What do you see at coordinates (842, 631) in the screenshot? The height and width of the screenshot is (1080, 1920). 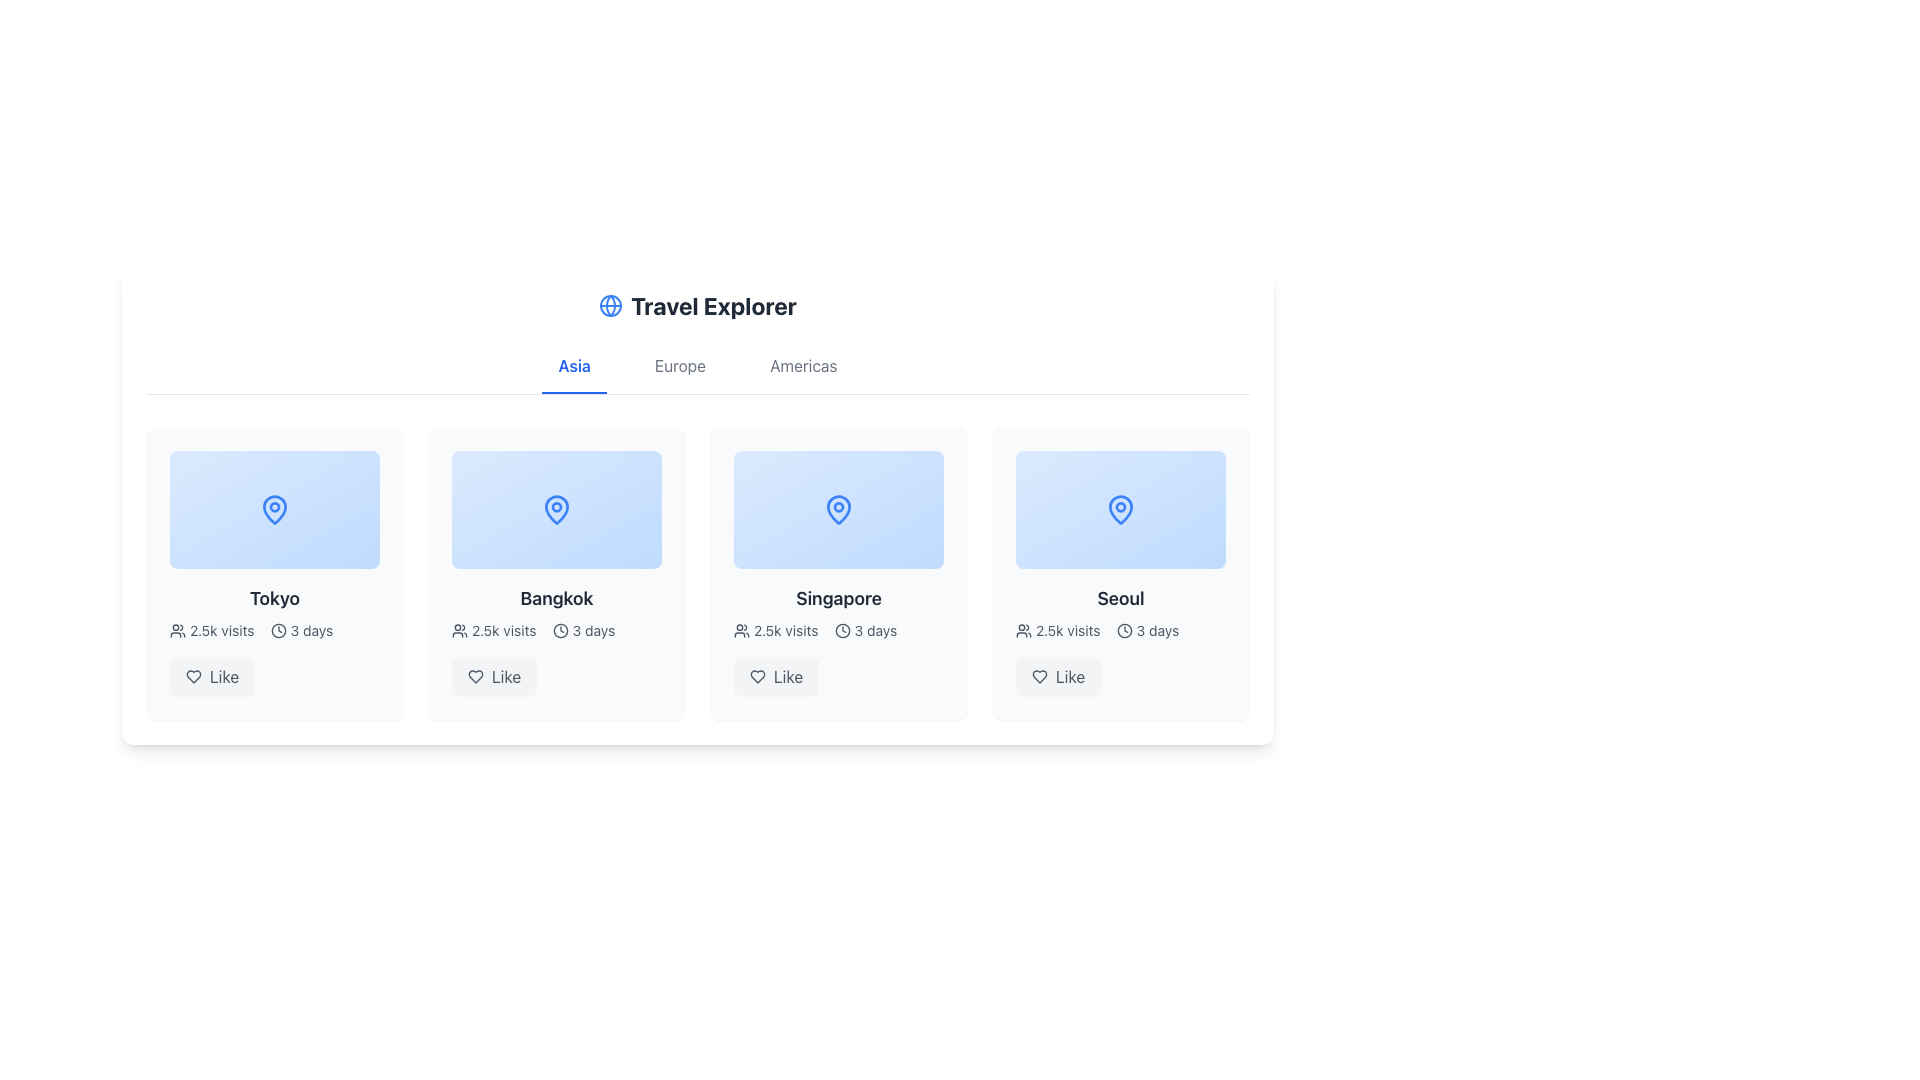 I see `the clock icon represented by the circular shape element, which serves as the boundary of the clock's face, located near the 'Singapore' item in the destination card` at bounding box center [842, 631].